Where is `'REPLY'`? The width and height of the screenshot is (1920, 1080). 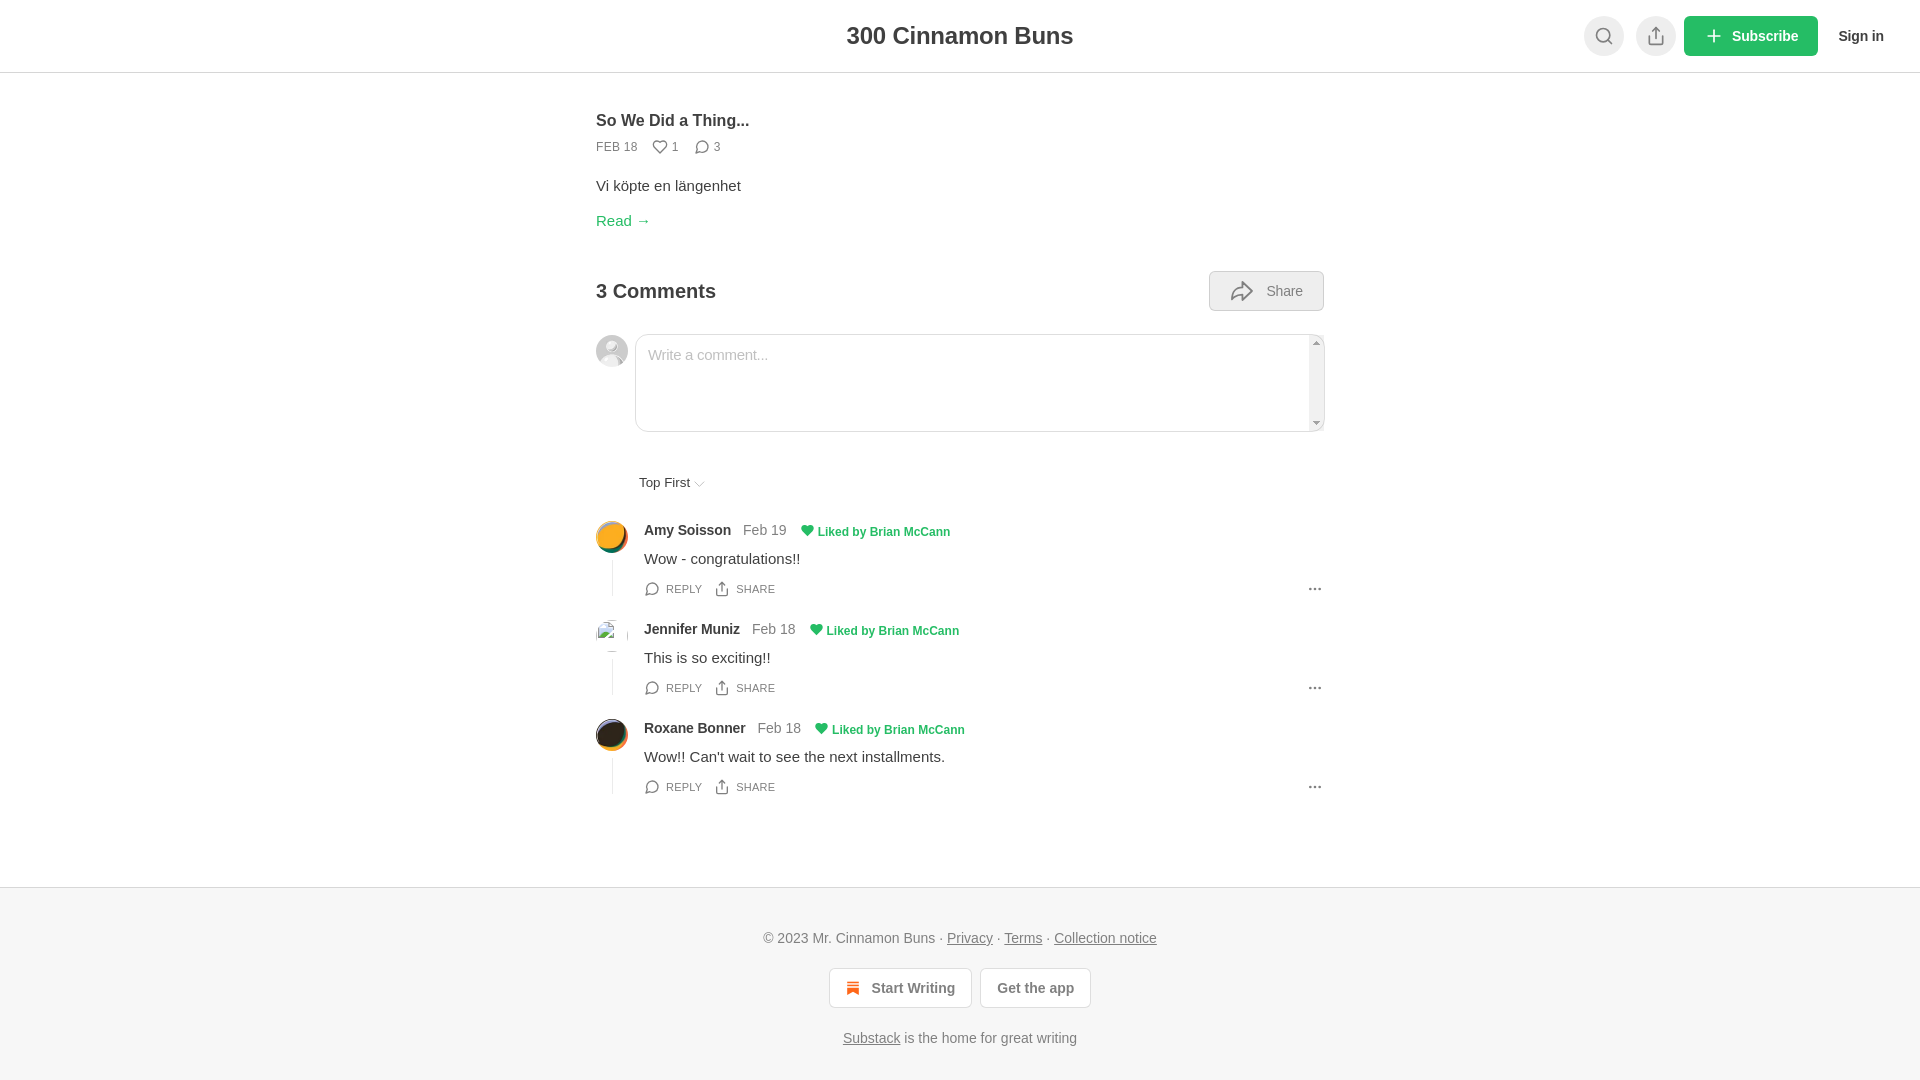 'REPLY' is located at coordinates (672, 686).